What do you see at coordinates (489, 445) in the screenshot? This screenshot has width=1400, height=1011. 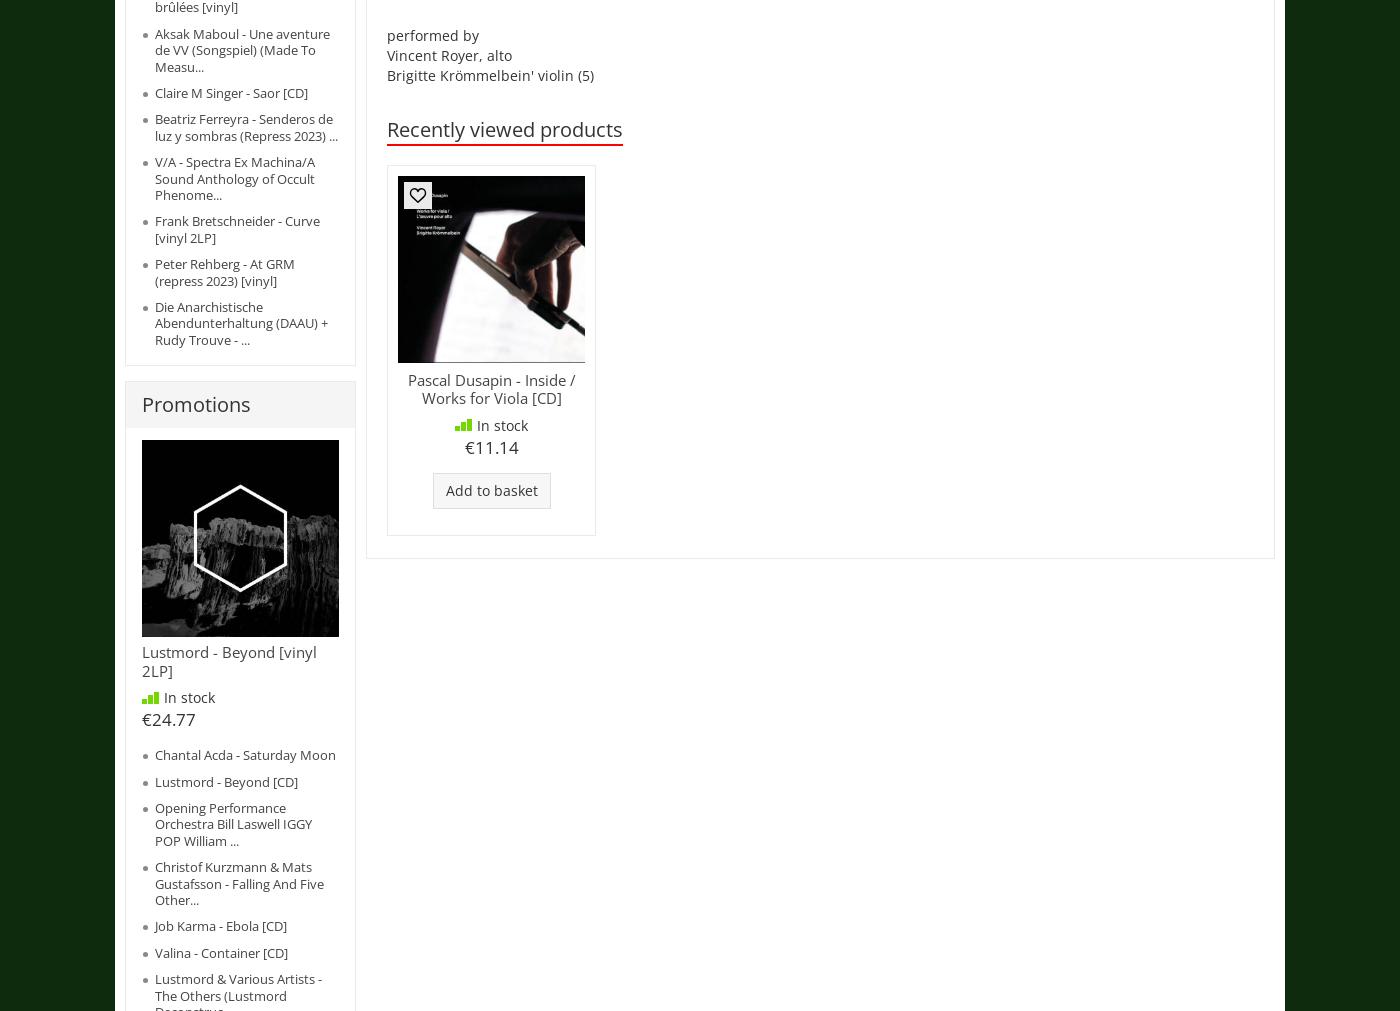 I see `'€11.14'` at bounding box center [489, 445].